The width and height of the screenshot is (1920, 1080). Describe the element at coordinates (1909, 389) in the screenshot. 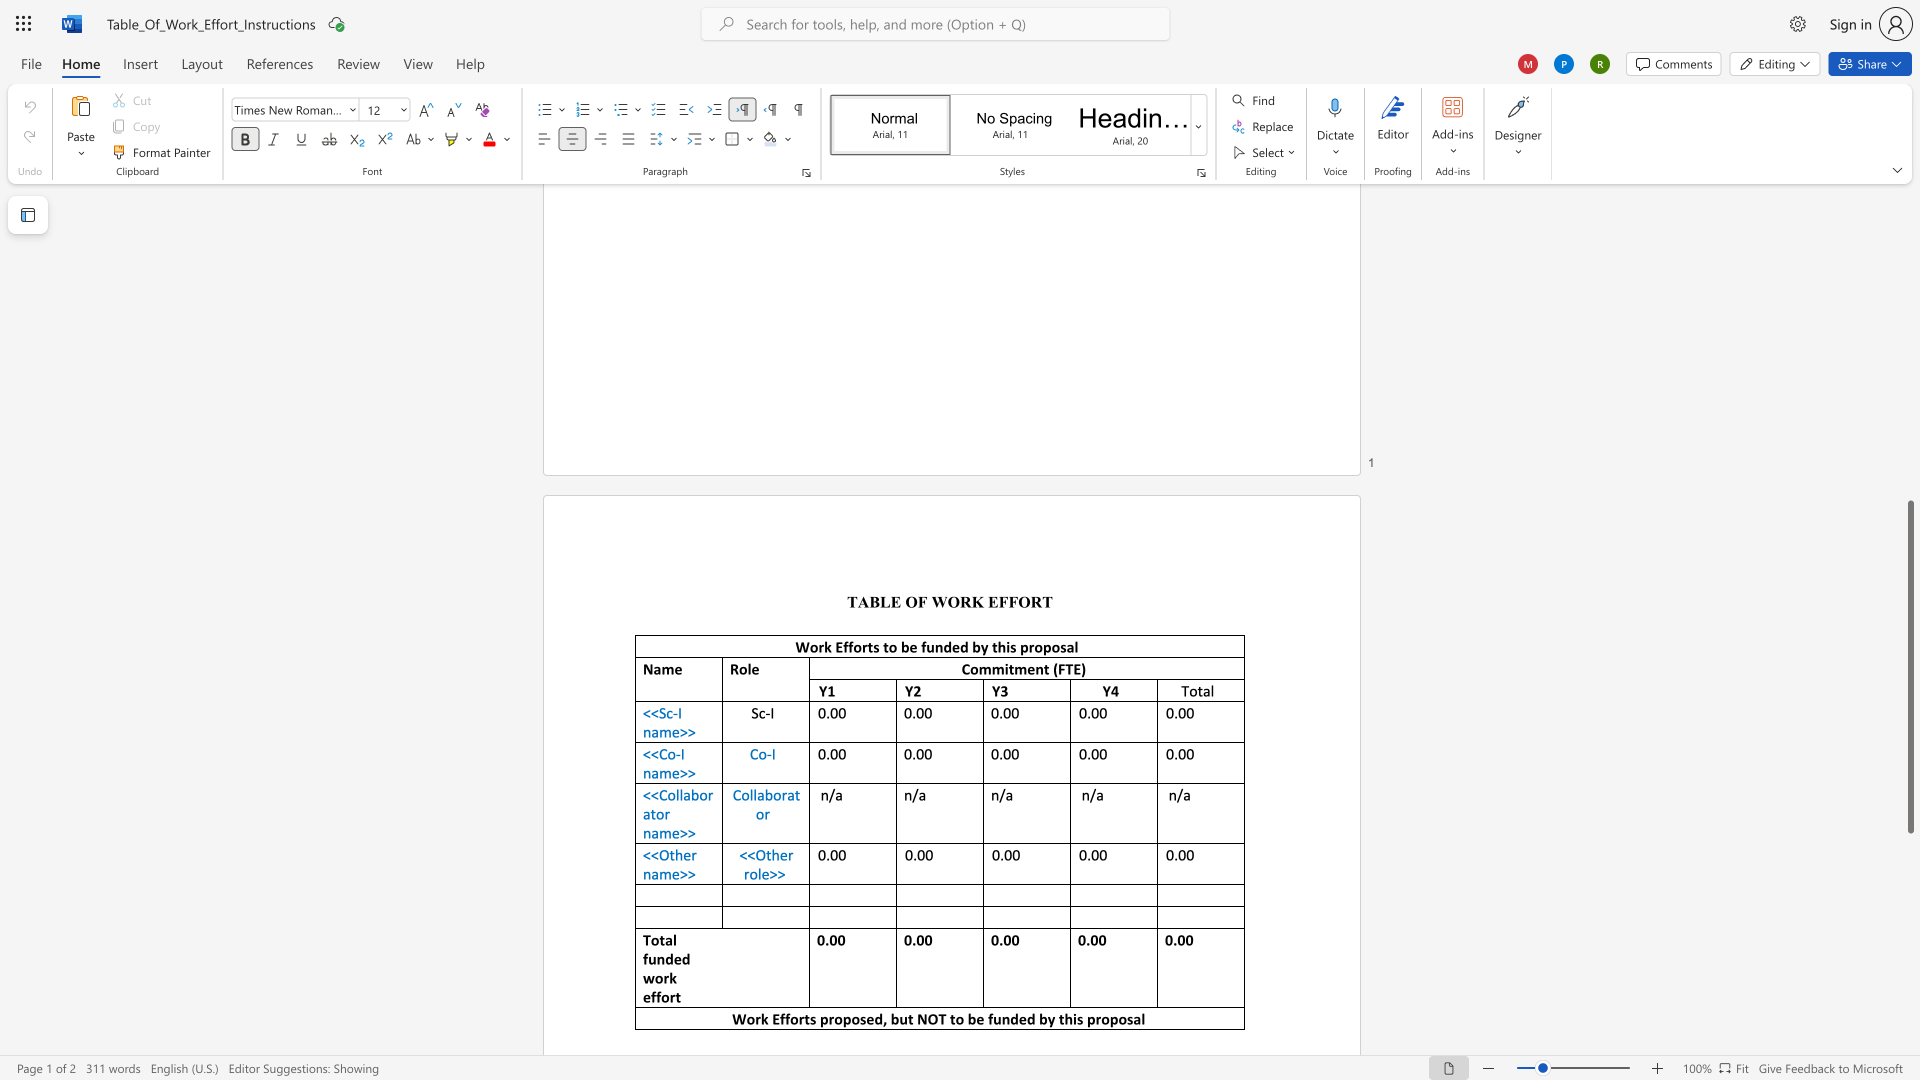

I see `the scrollbar to move the page up` at that location.